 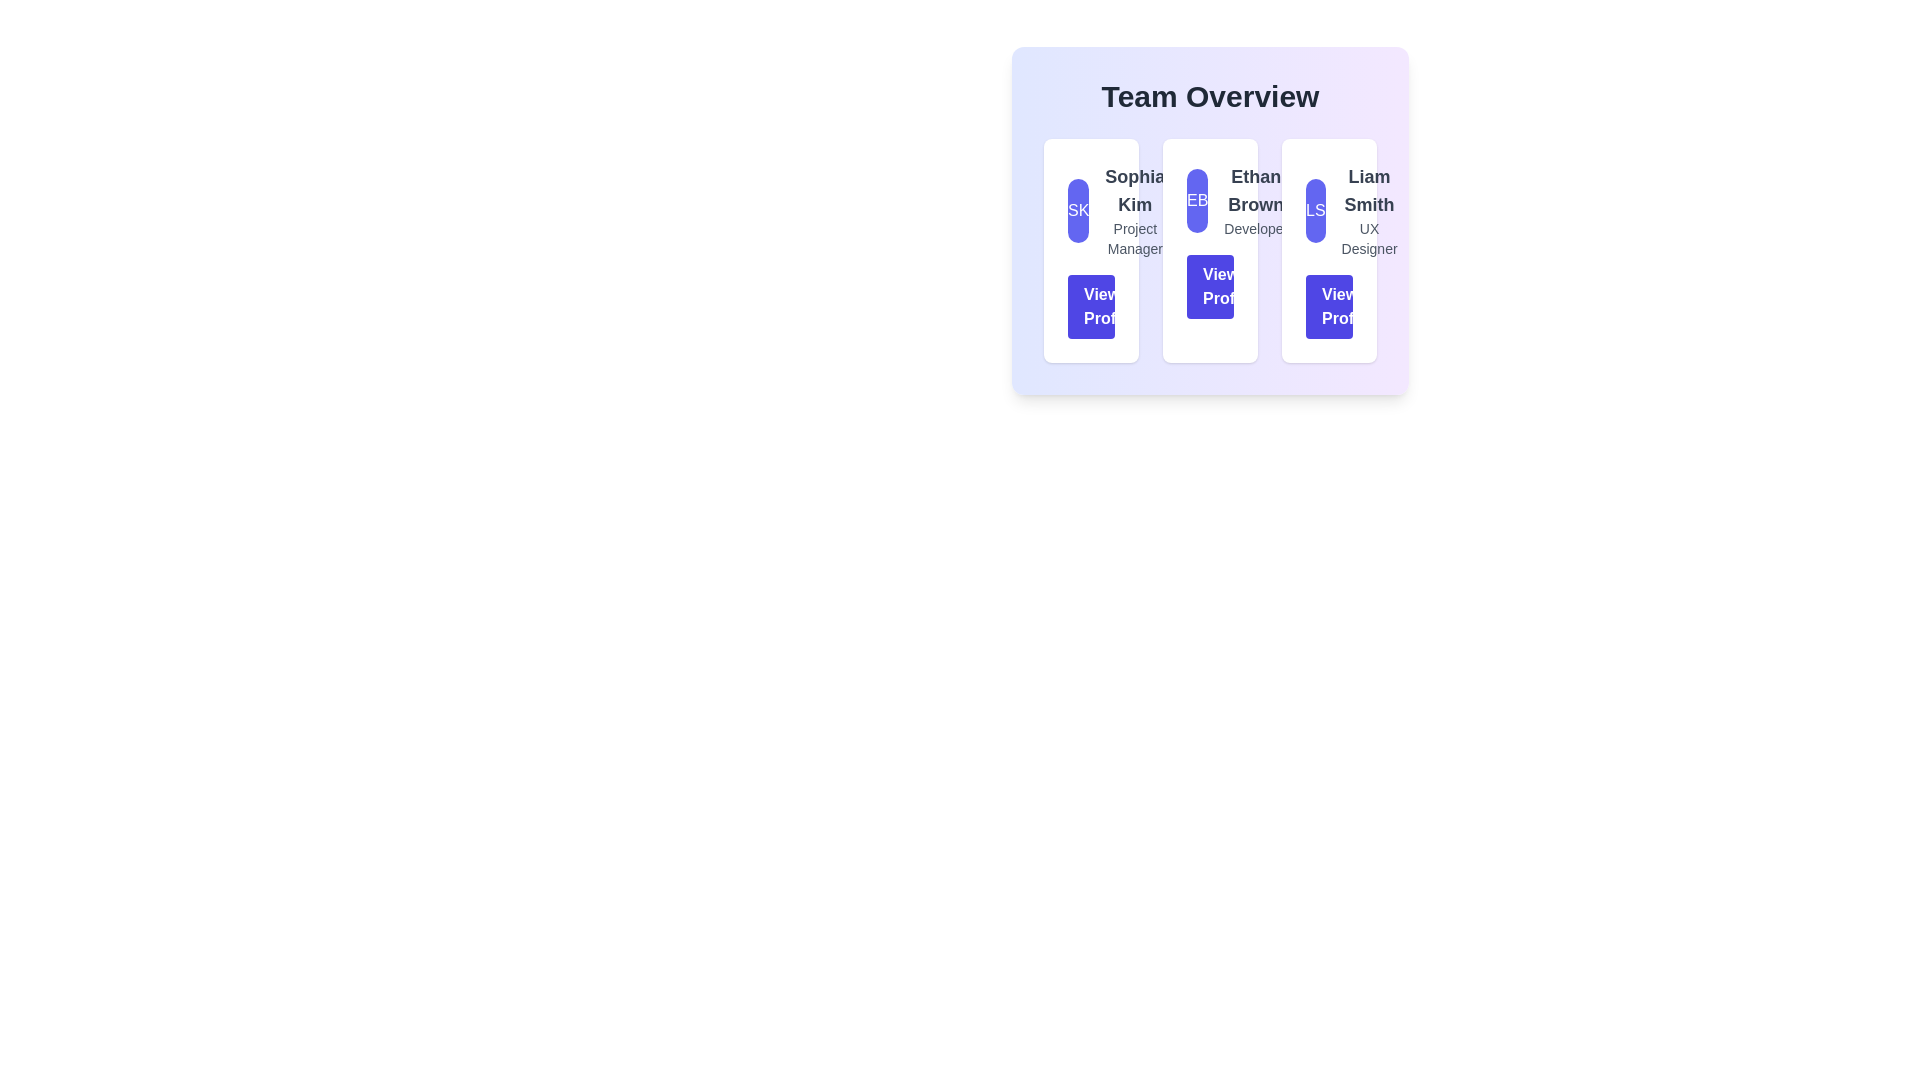 What do you see at coordinates (1329, 211) in the screenshot?
I see `the circular badge displaying 'LS' with a bold indigo background, located at the top-left quadrant of the profile card layout` at bounding box center [1329, 211].